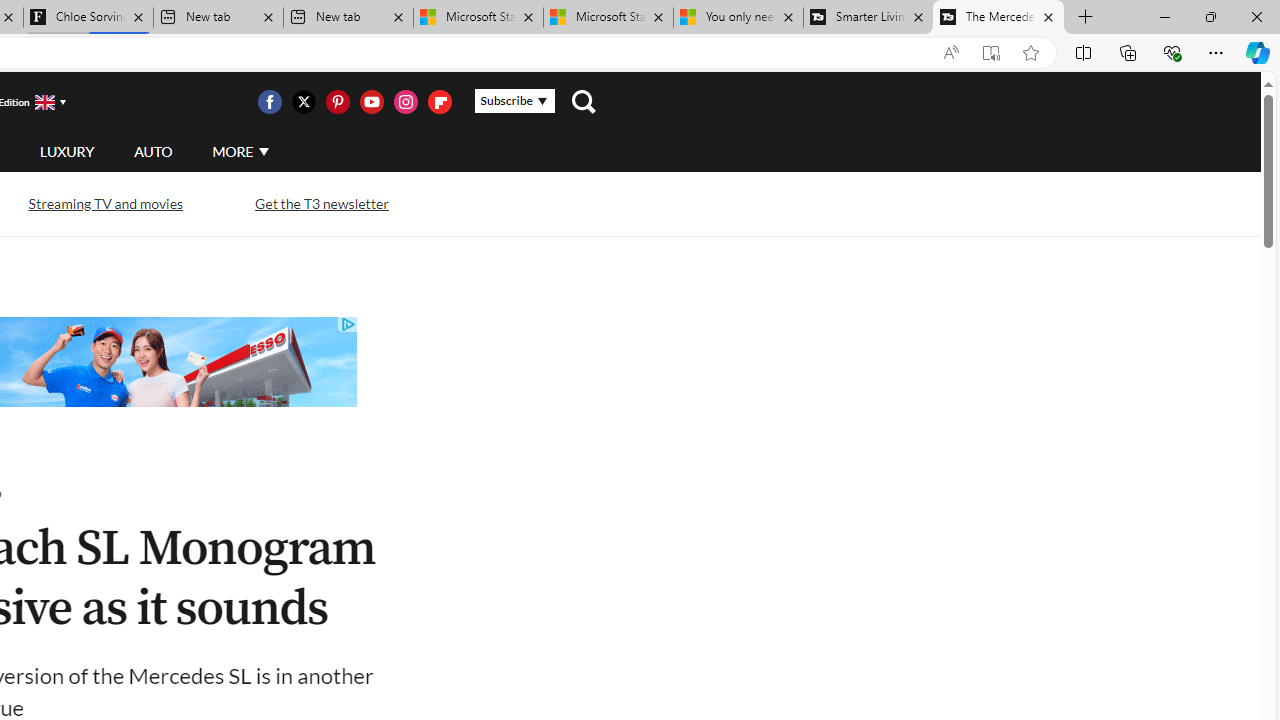 The height and width of the screenshot is (720, 1280). I want to click on 'Get the T3 newsletter', so click(322, 204).